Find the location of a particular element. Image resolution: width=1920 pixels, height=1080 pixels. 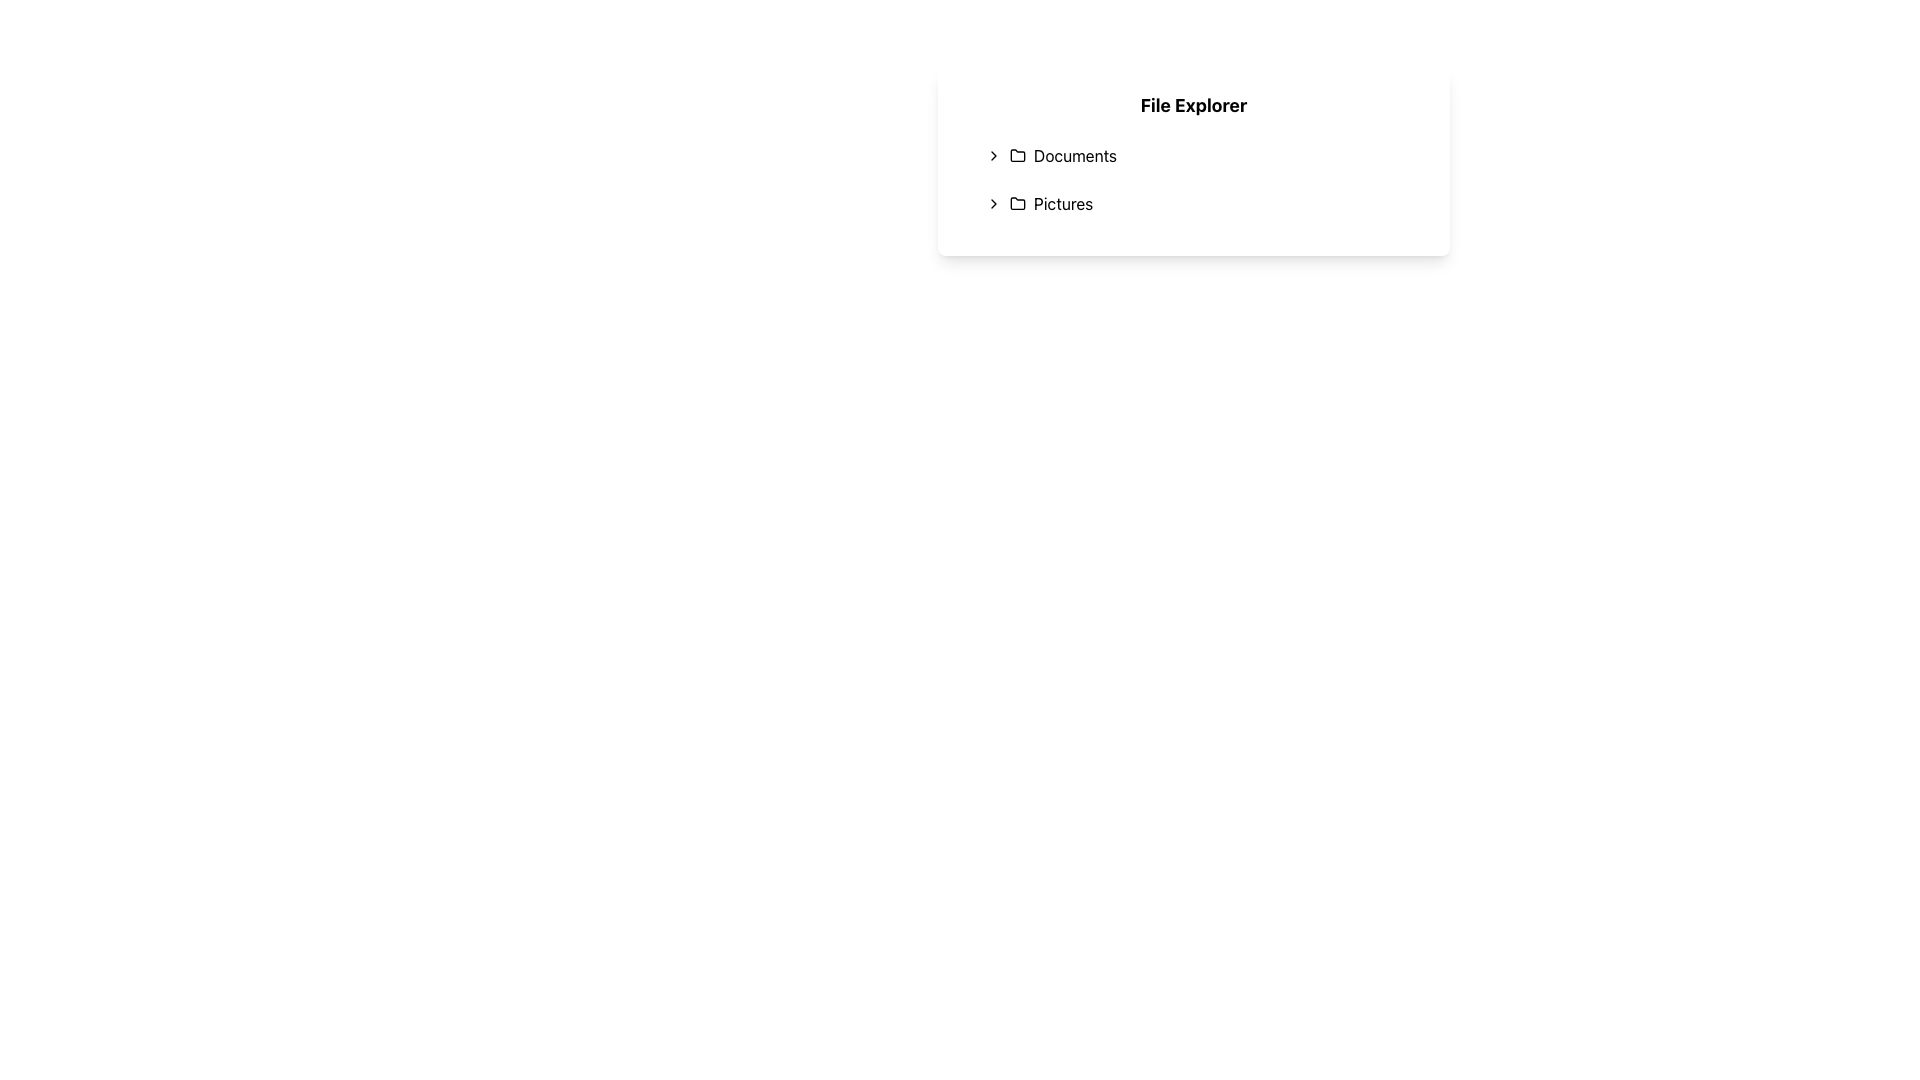

the Label indicating the section for exploring files, located at the top within a white, shadowed, rounded rectangle is located at coordinates (1194, 105).